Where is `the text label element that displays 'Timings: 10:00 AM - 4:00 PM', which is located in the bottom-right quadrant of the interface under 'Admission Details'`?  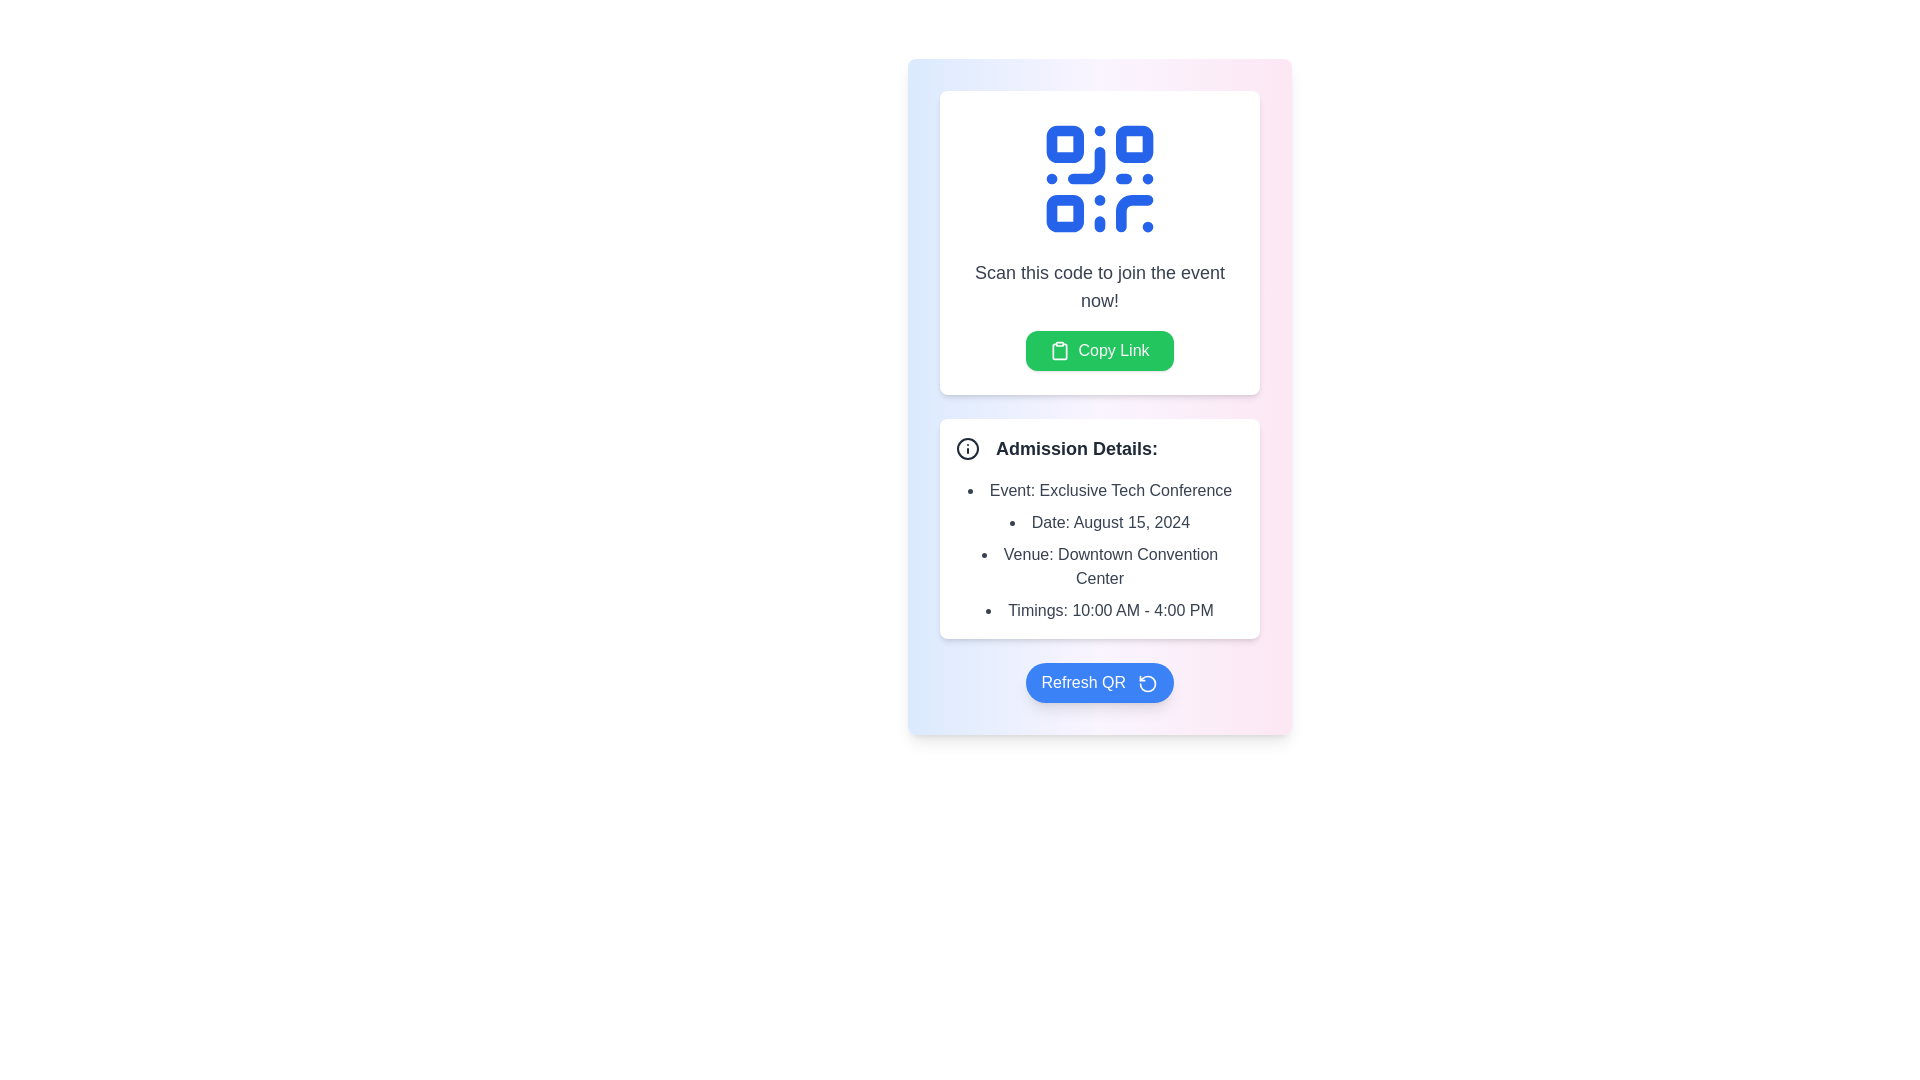
the text label element that displays 'Timings: 10:00 AM - 4:00 PM', which is located in the bottom-right quadrant of the interface under 'Admission Details' is located at coordinates (1098, 609).